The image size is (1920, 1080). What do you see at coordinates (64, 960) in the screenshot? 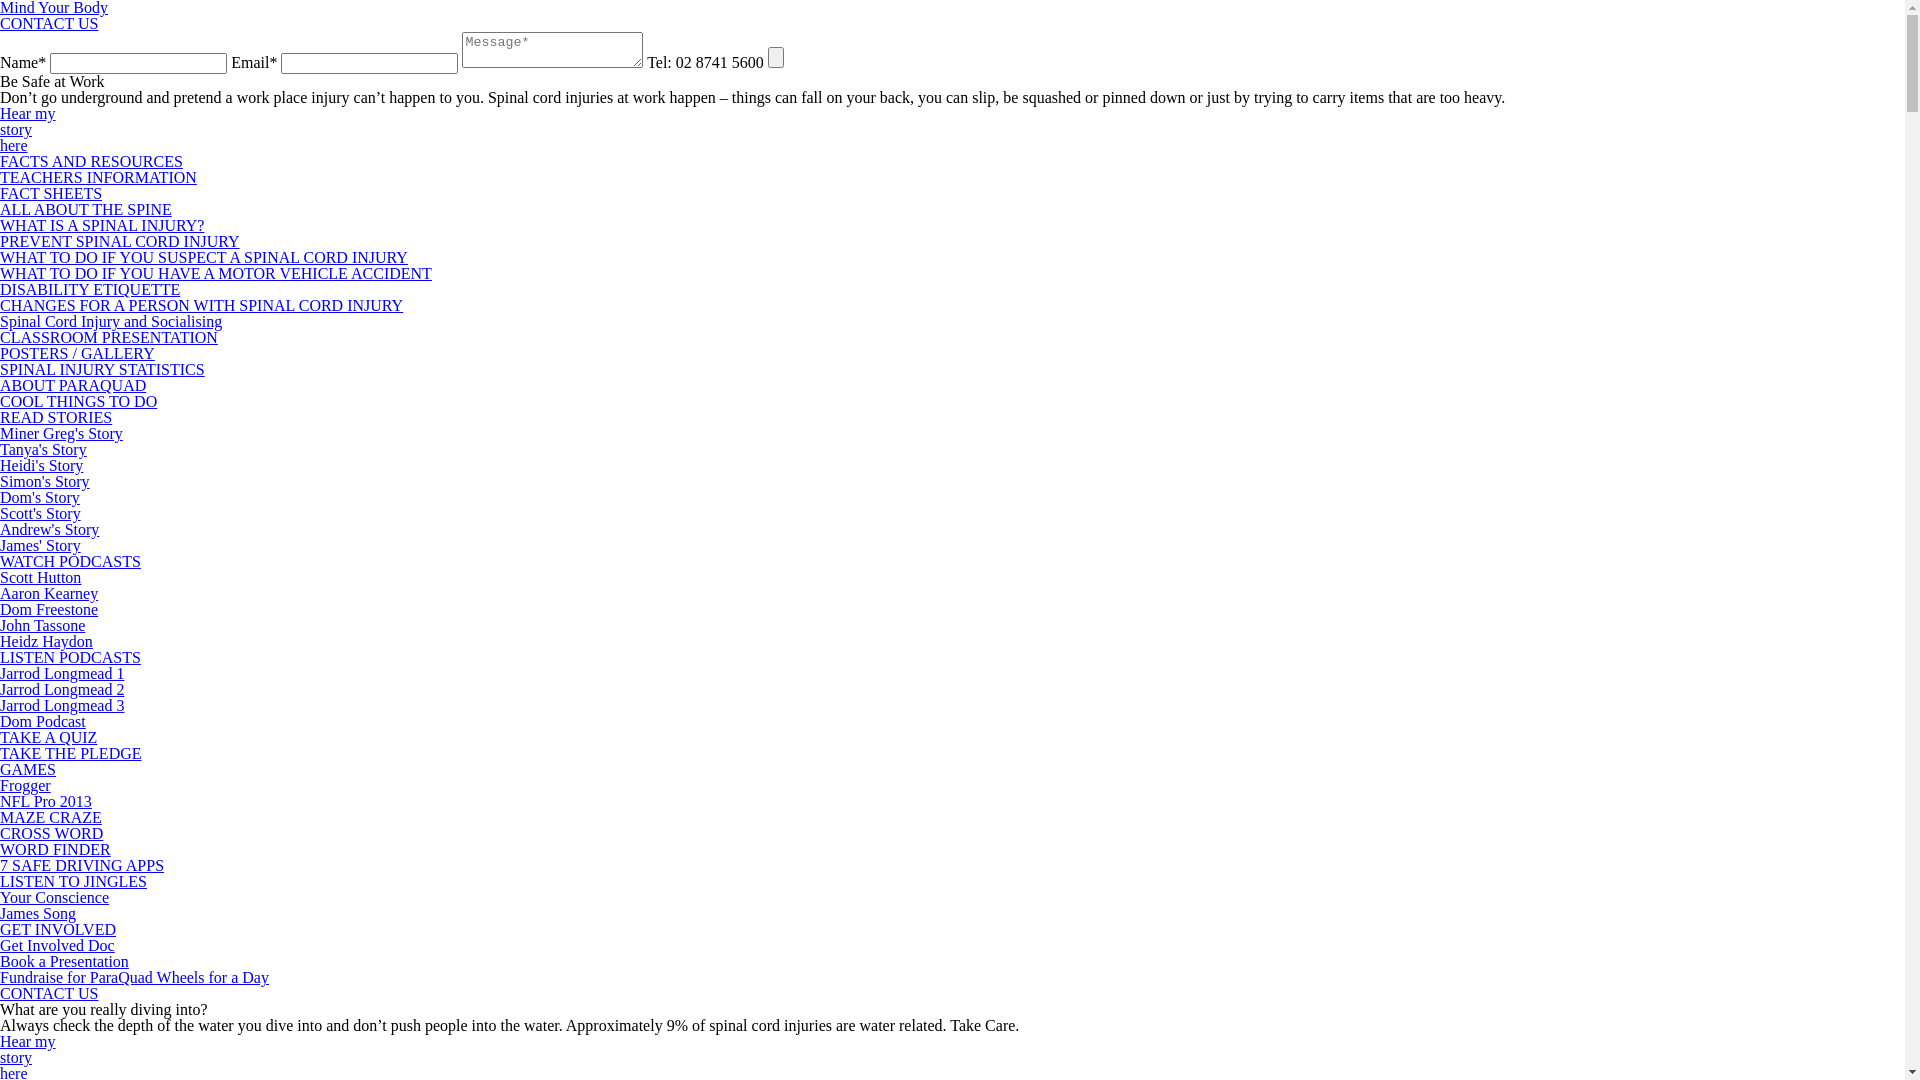
I see `'Book a Presentation'` at bounding box center [64, 960].